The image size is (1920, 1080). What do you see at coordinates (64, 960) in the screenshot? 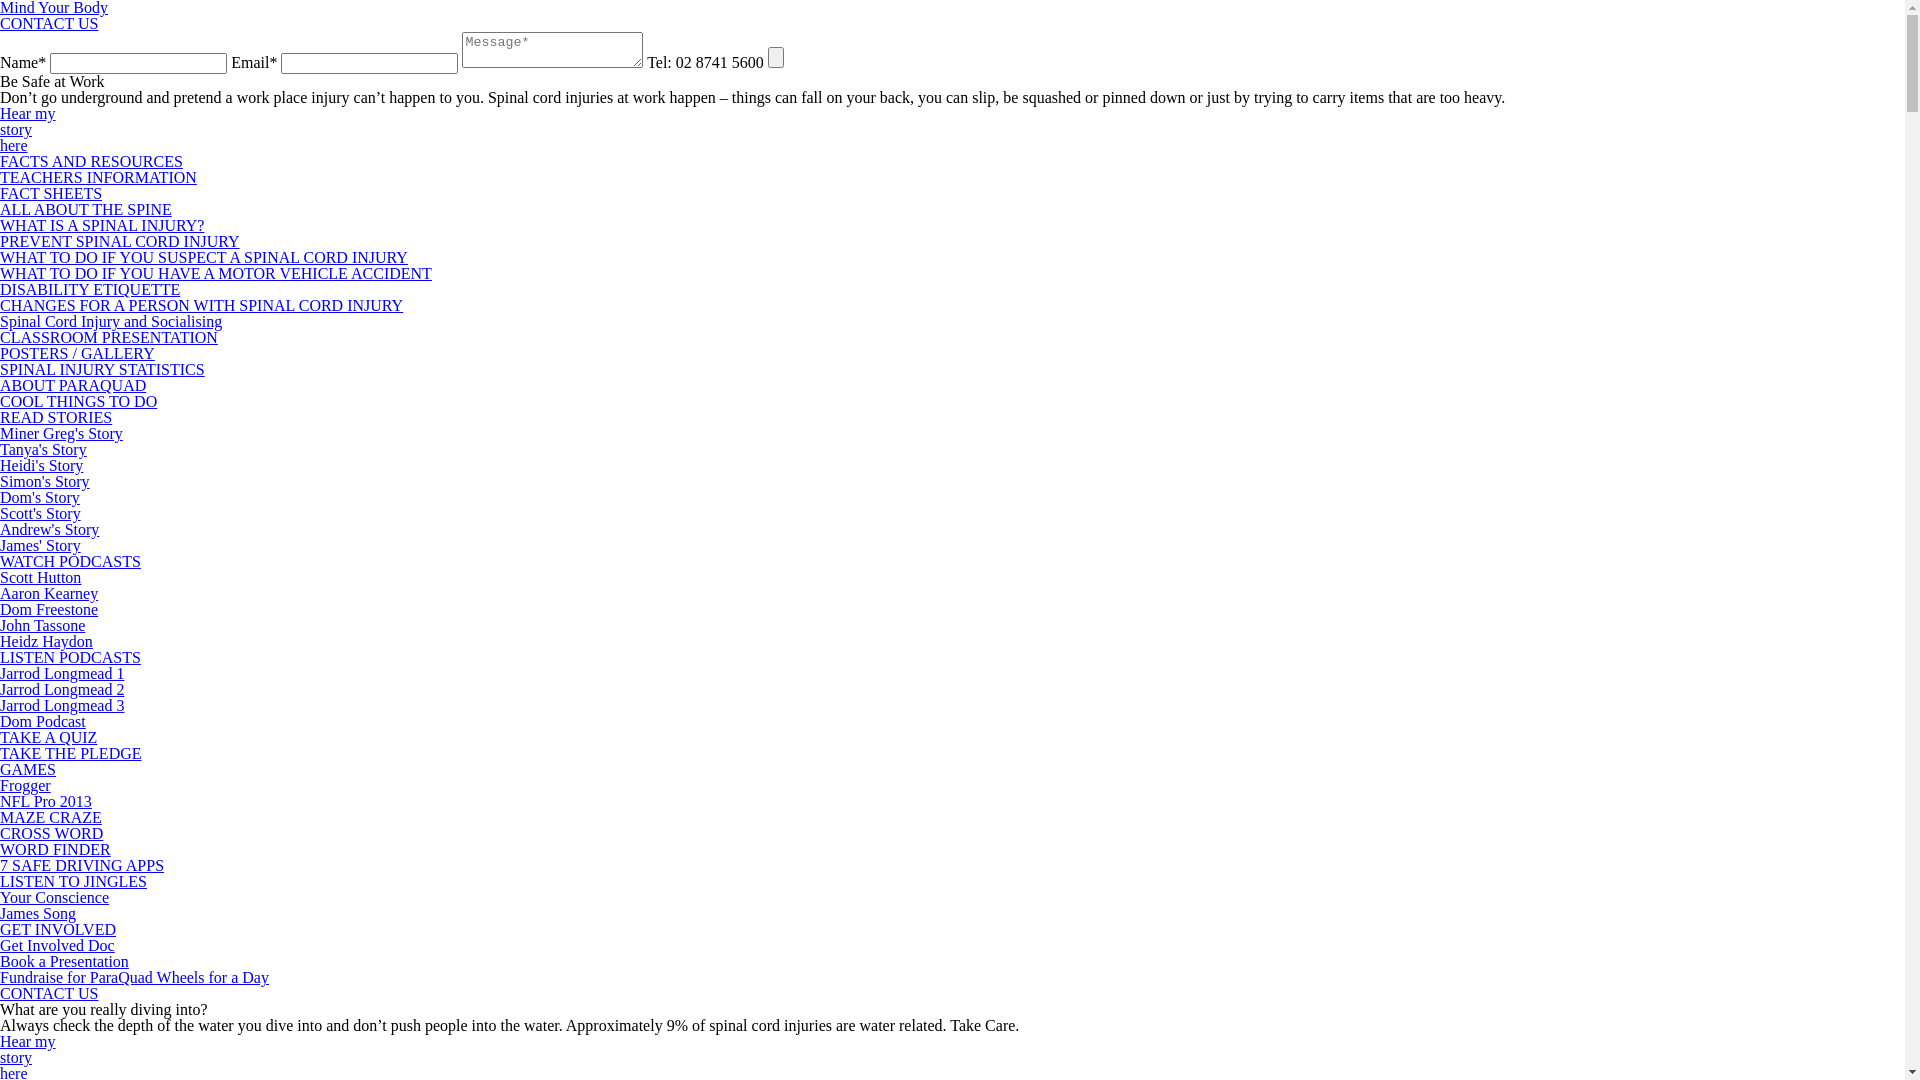
I see `'Book a Presentation'` at bounding box center [64, 960].